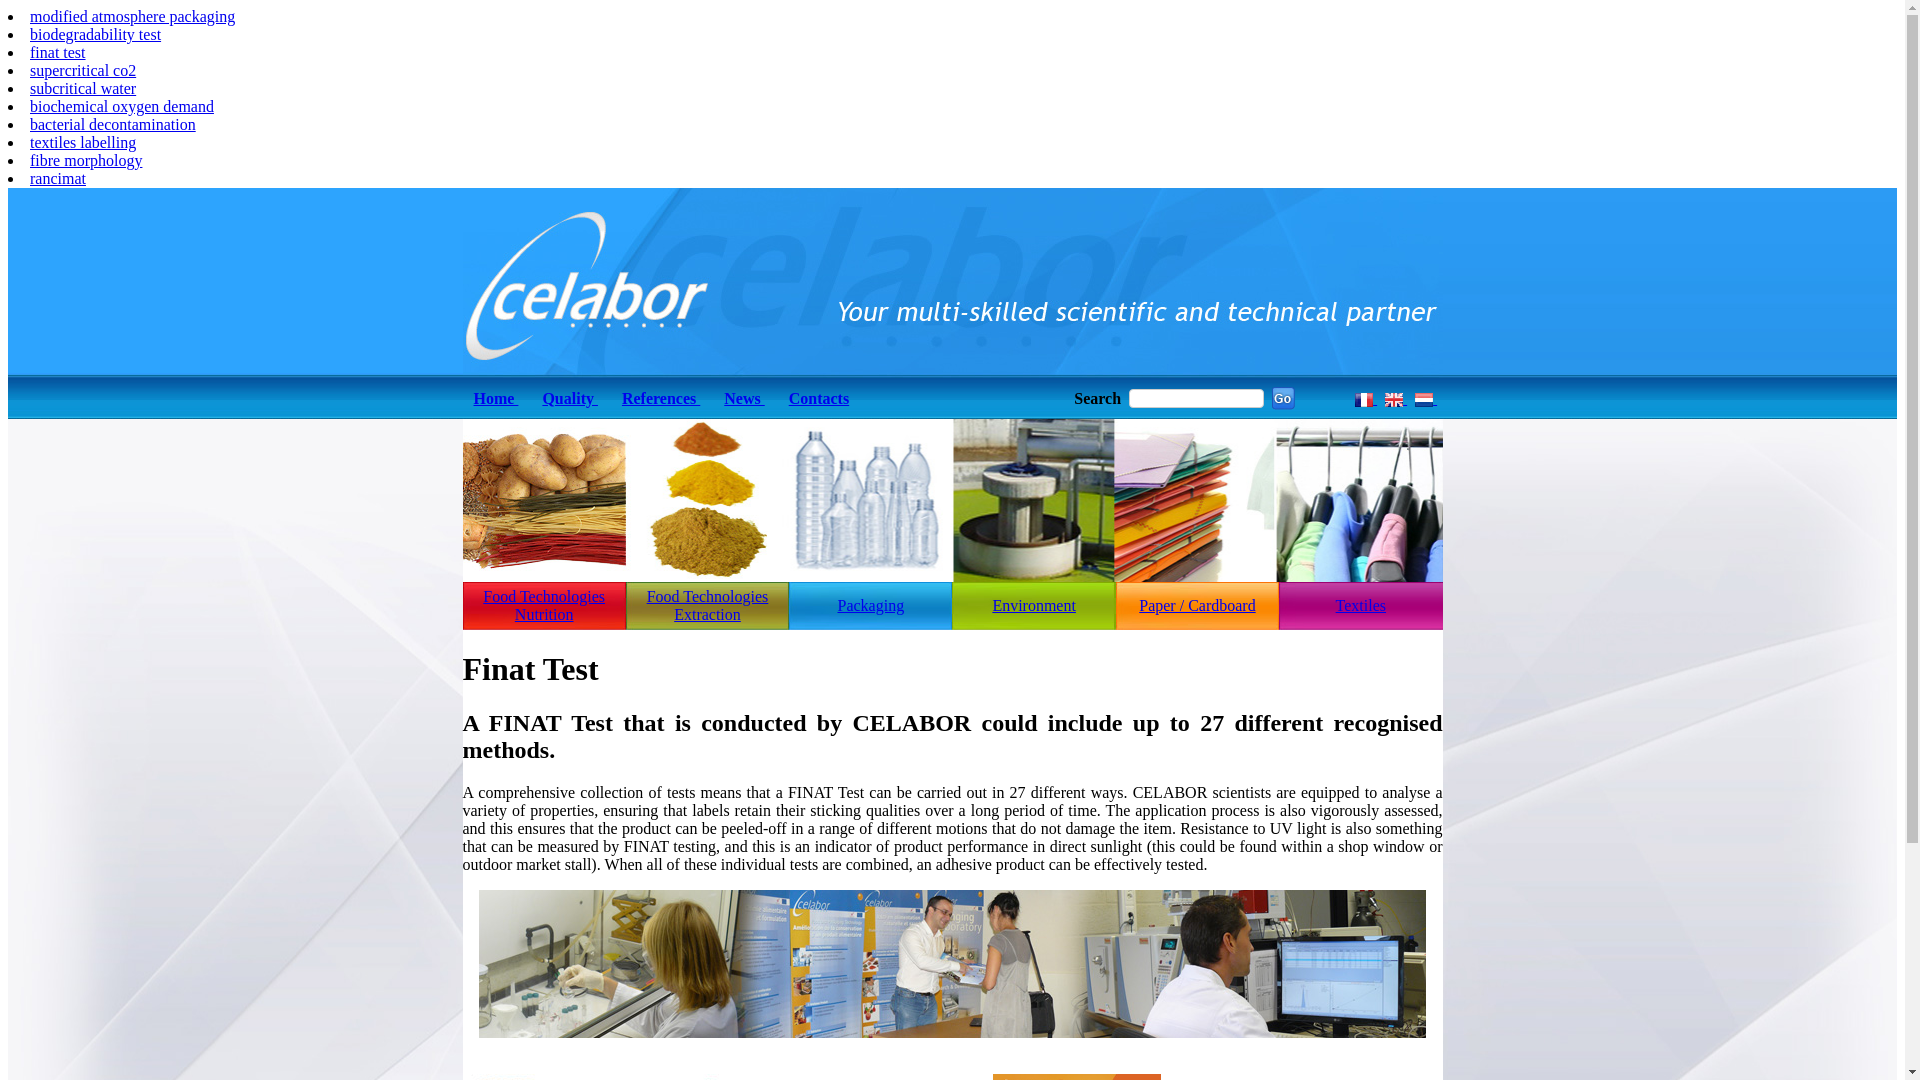 This screenshot has height=1080, width=1920. What do you see at coordinates (81, 87) in the screenshot?
I see `'subcritical water'` at bounding box center [81, 87].